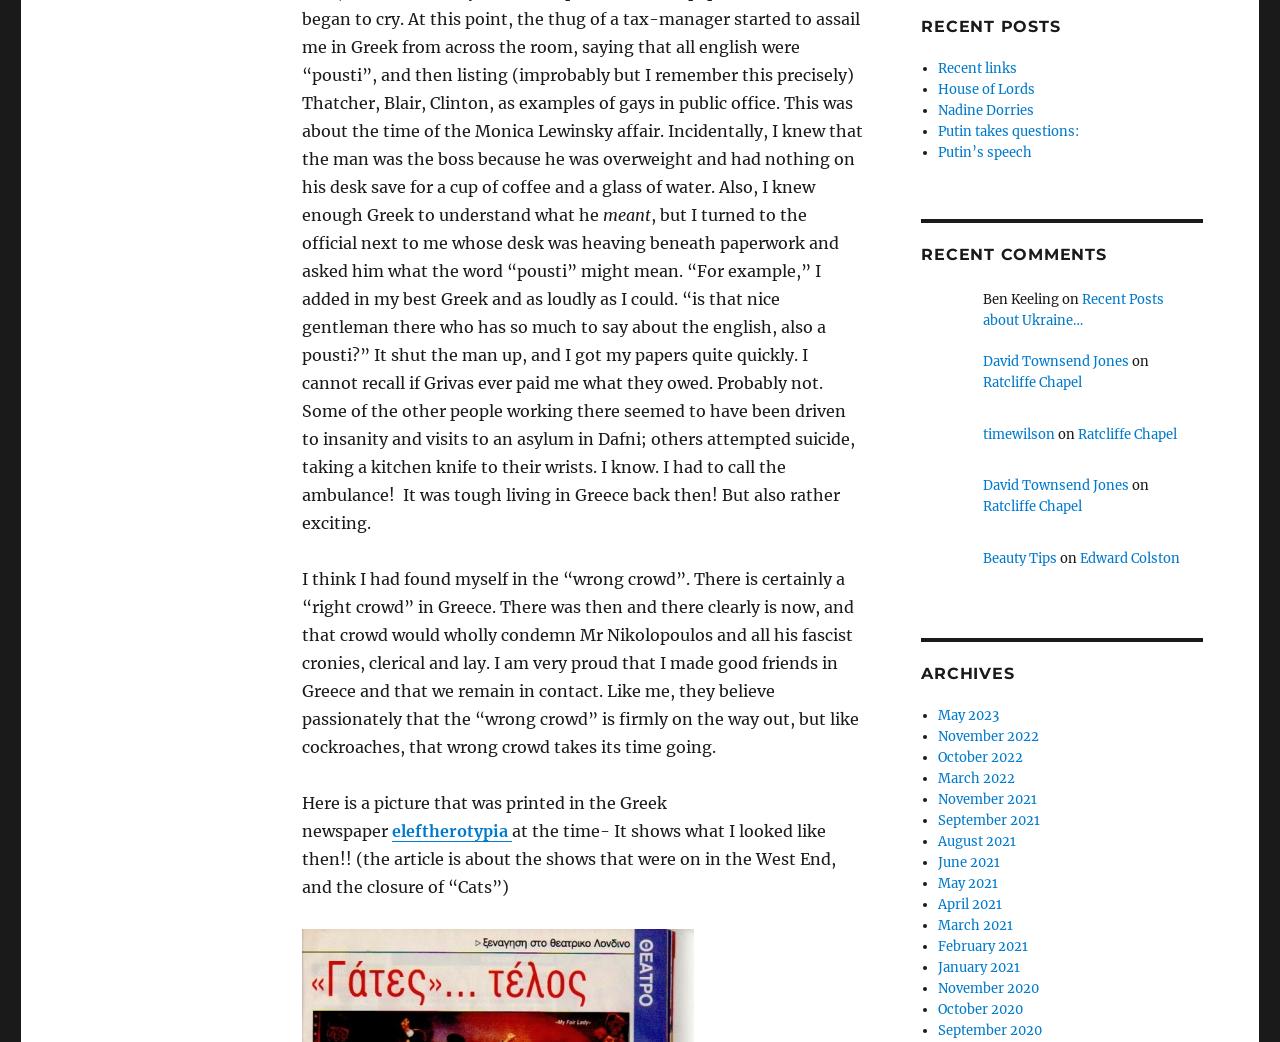  I want to click on 'May 2021', so click(967, 882).